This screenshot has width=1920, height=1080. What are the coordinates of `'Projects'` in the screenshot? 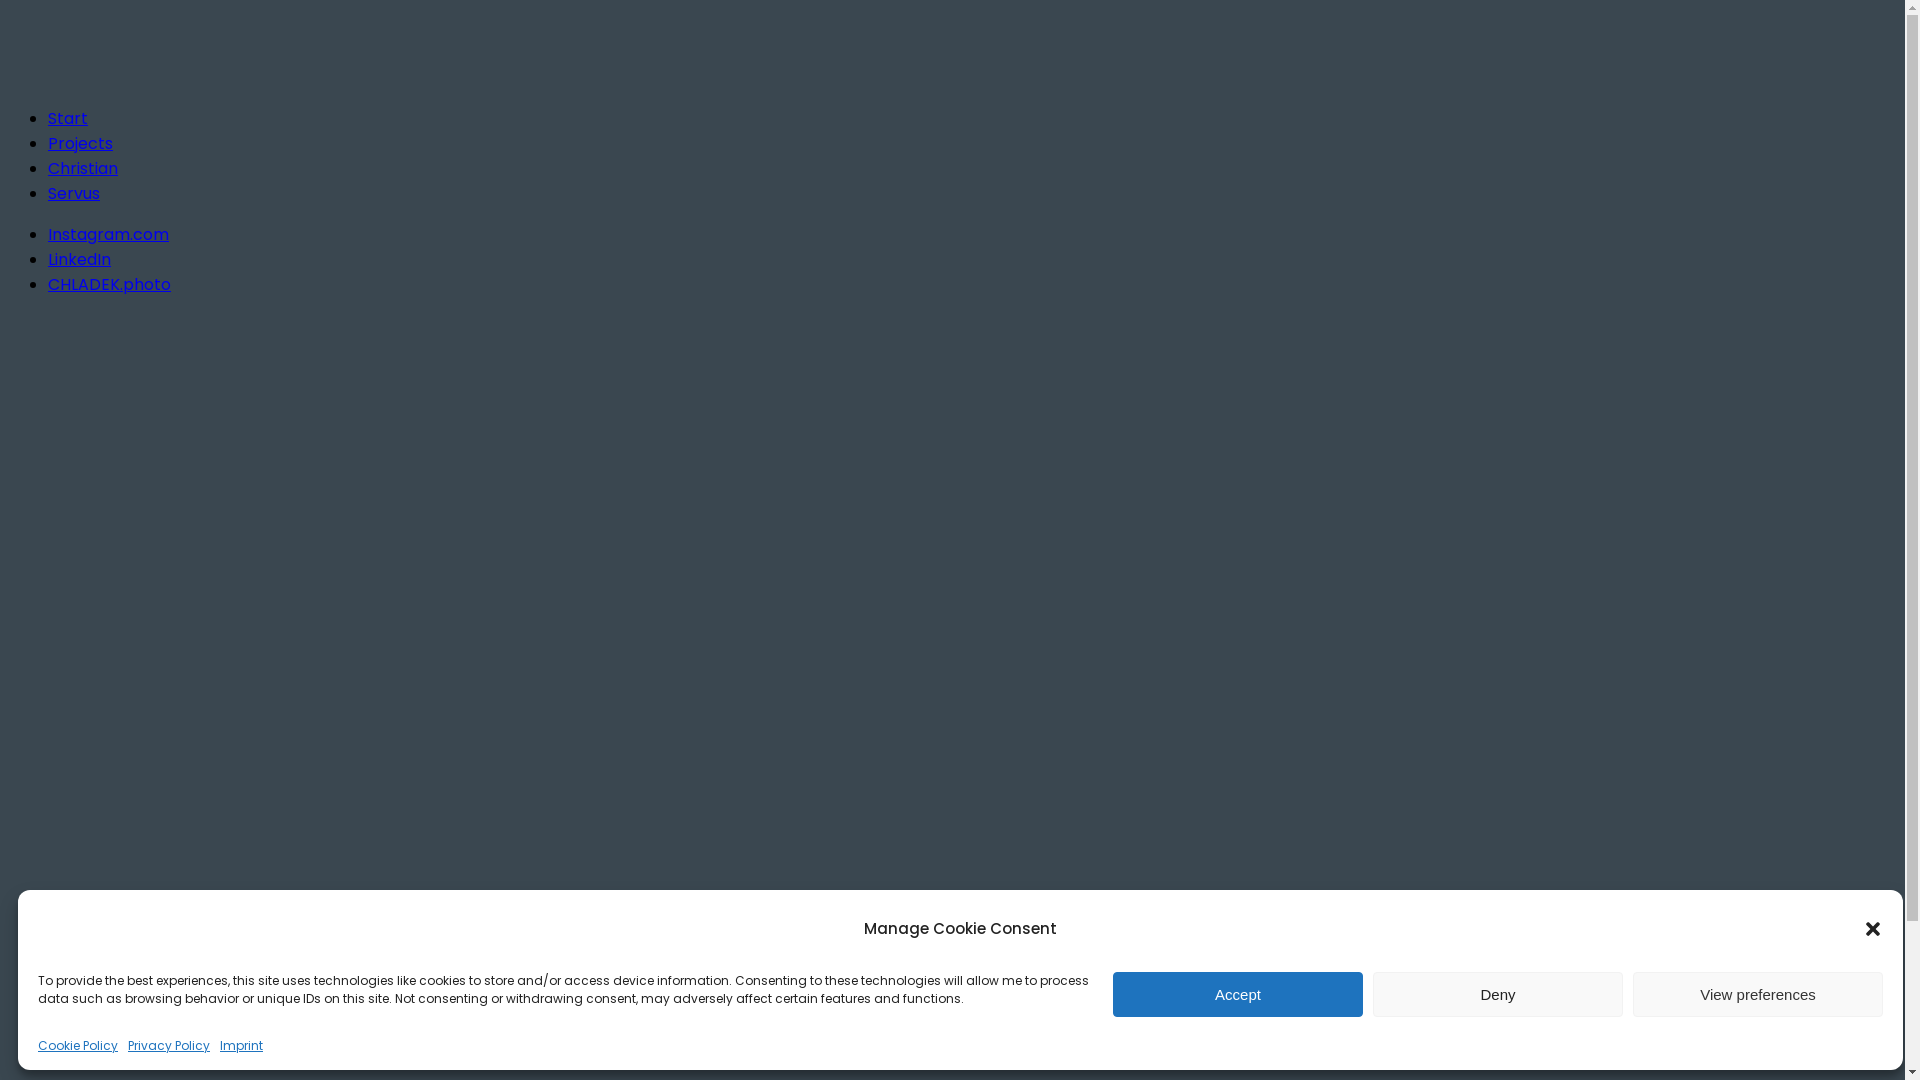 It's located at (80, 142).